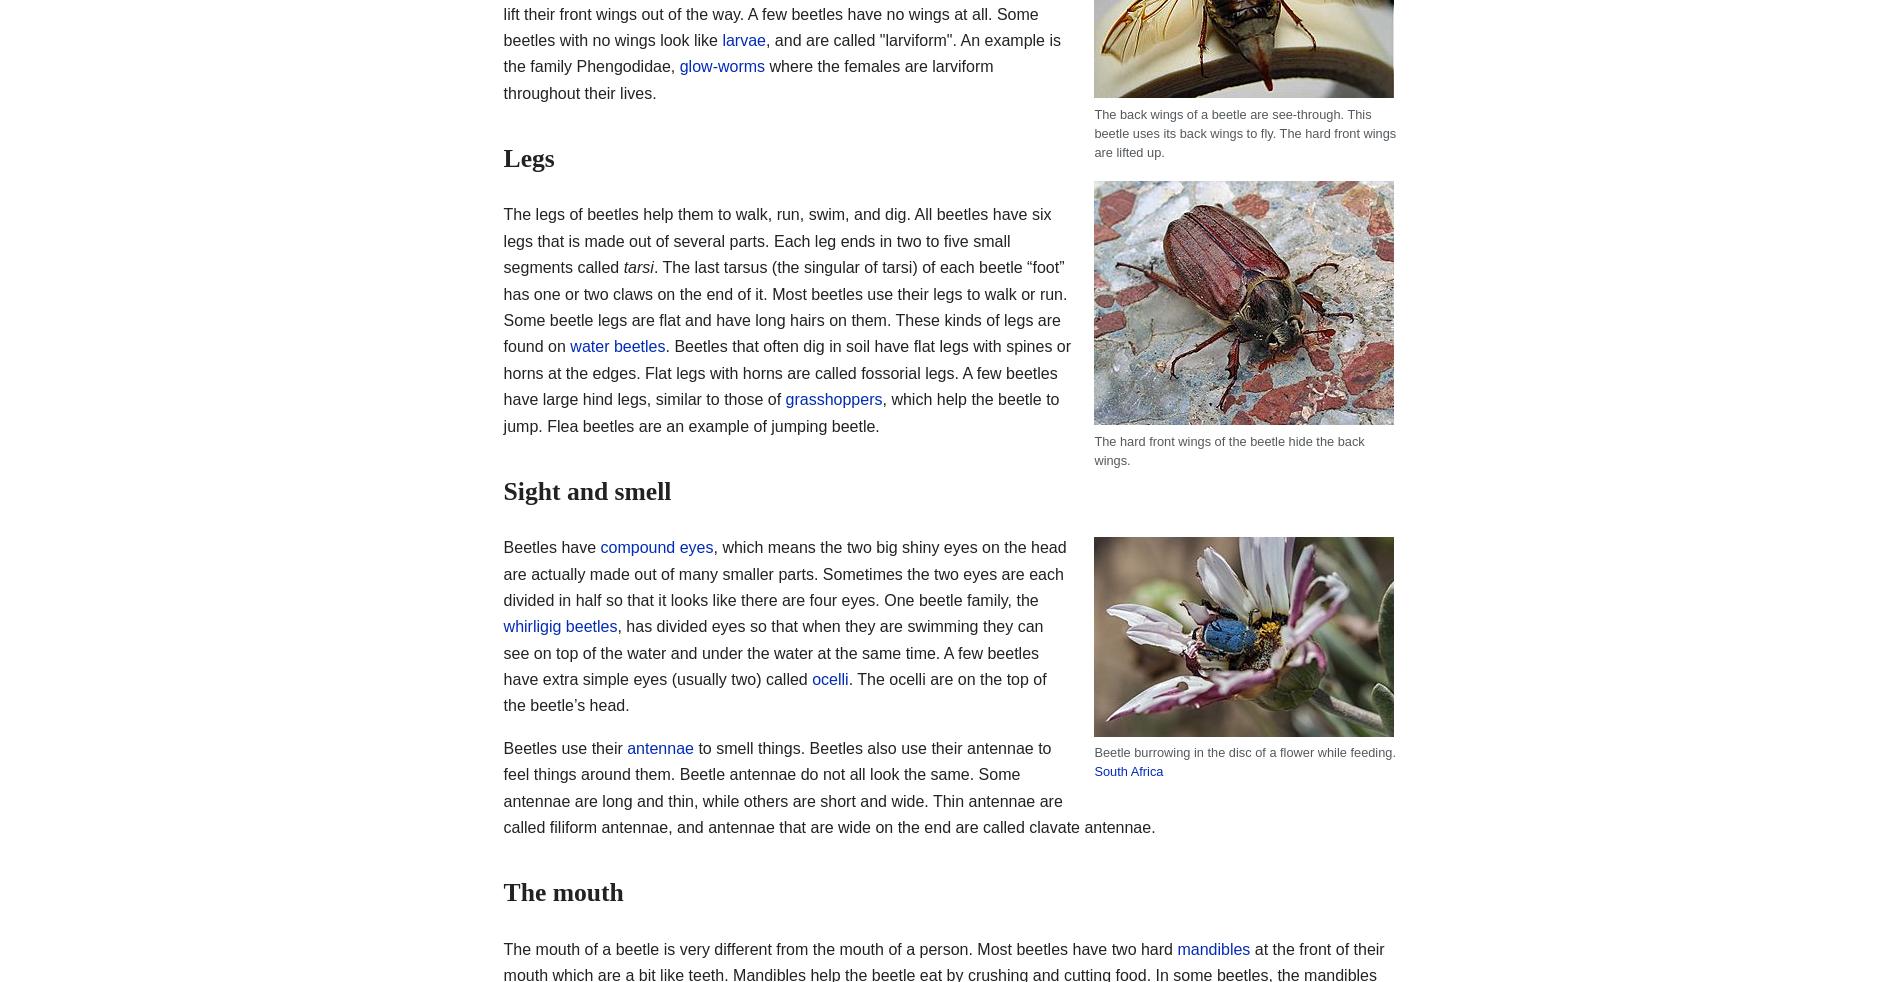 Image resolution: width=1900 pixels, height=982 pixels. Describe the element at coordinates (771, 652) in the screenshot. I see `', has divided eyes so that when they are swimming they can see on top of the water and under the water at the same time. A few beetles have extra simple eyes (usually two) called'` at that location.